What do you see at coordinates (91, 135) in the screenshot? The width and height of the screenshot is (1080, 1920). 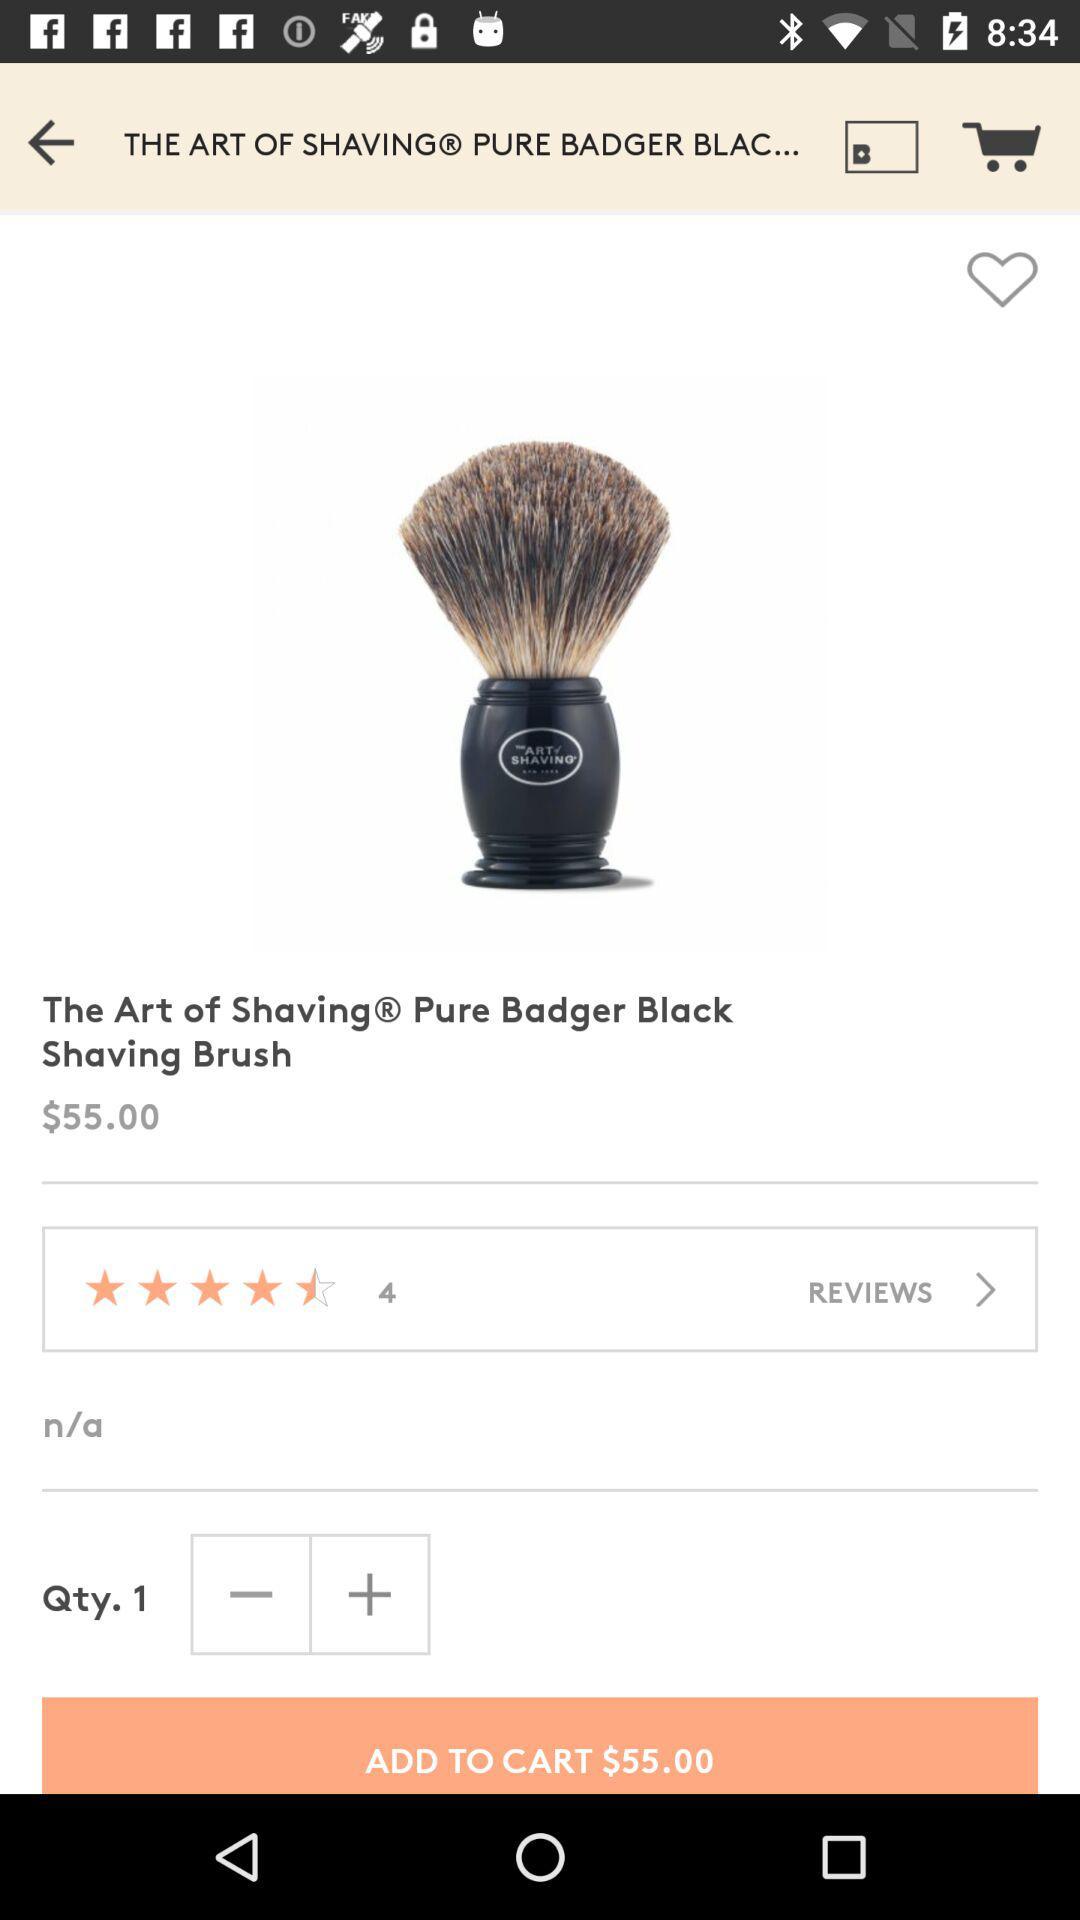 I see `the previous bar` at bounding box center [91, 135].